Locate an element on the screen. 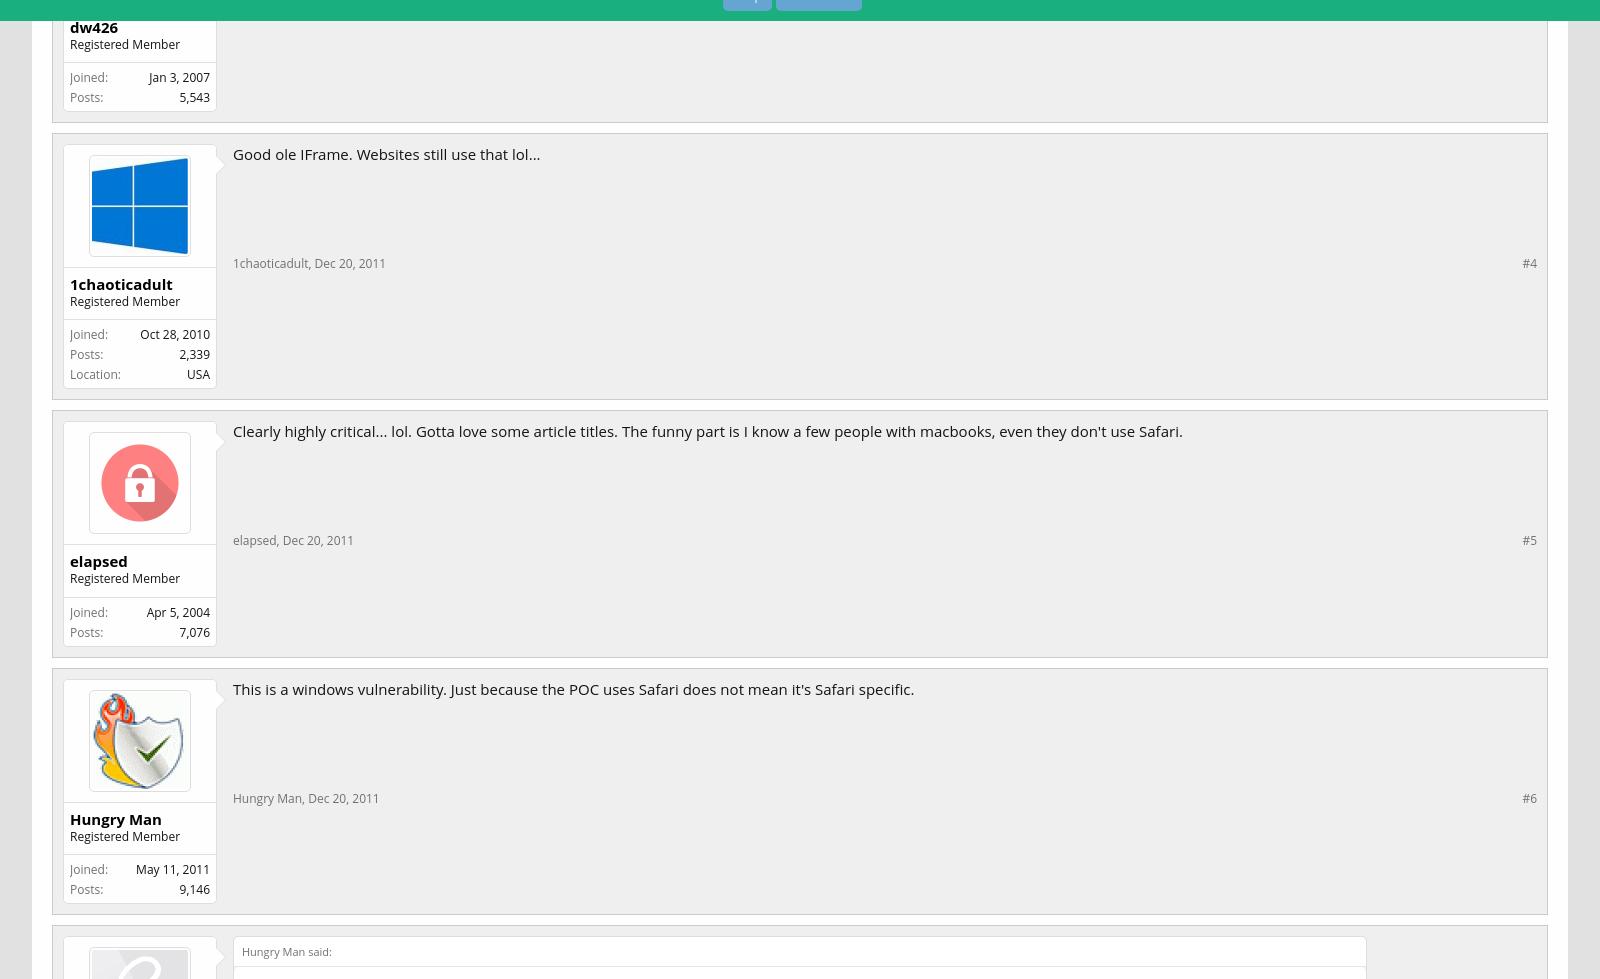 The width and height of the screenshot is (1600, 979). 'Apr 5, 2004' is located at coordinates (177, 610).